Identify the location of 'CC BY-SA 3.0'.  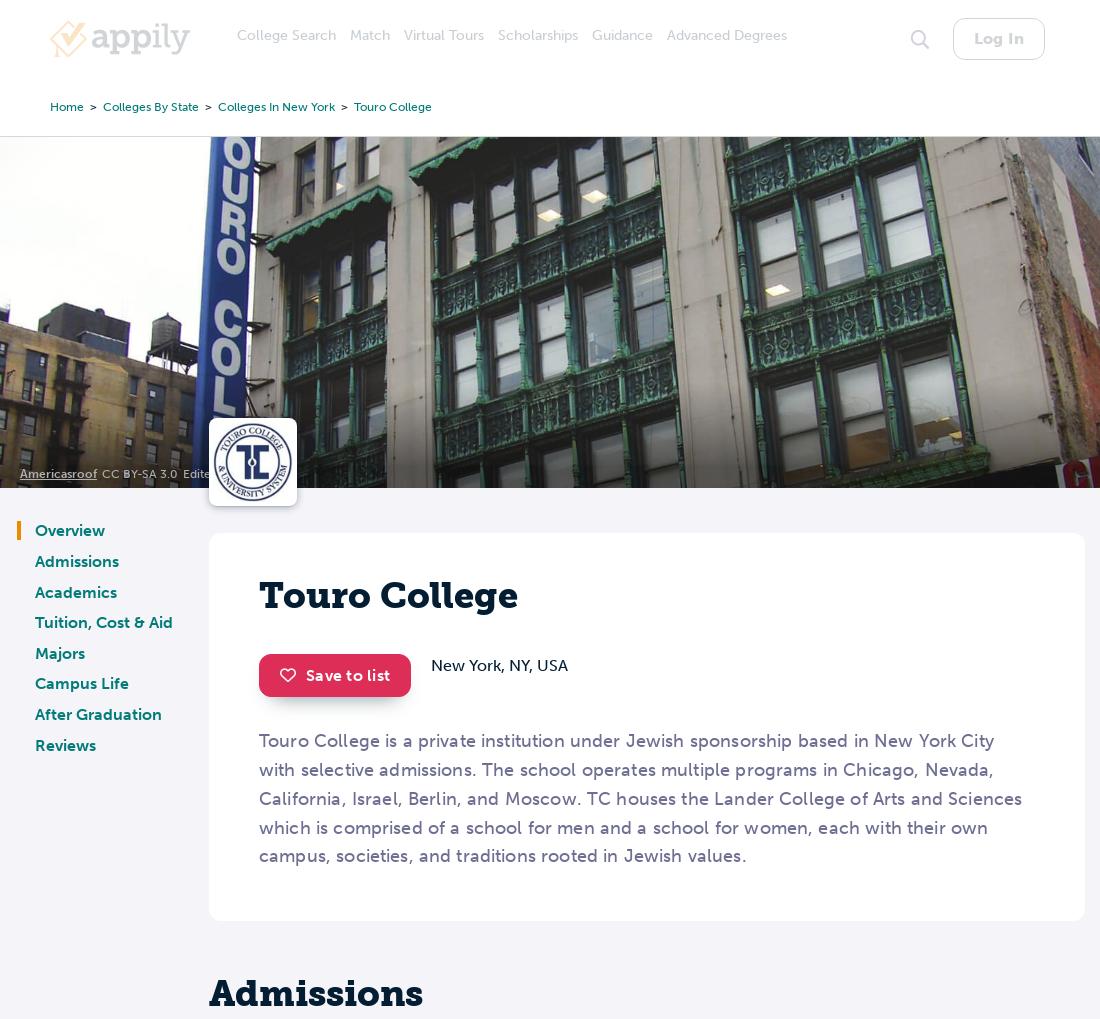
(139, 473).